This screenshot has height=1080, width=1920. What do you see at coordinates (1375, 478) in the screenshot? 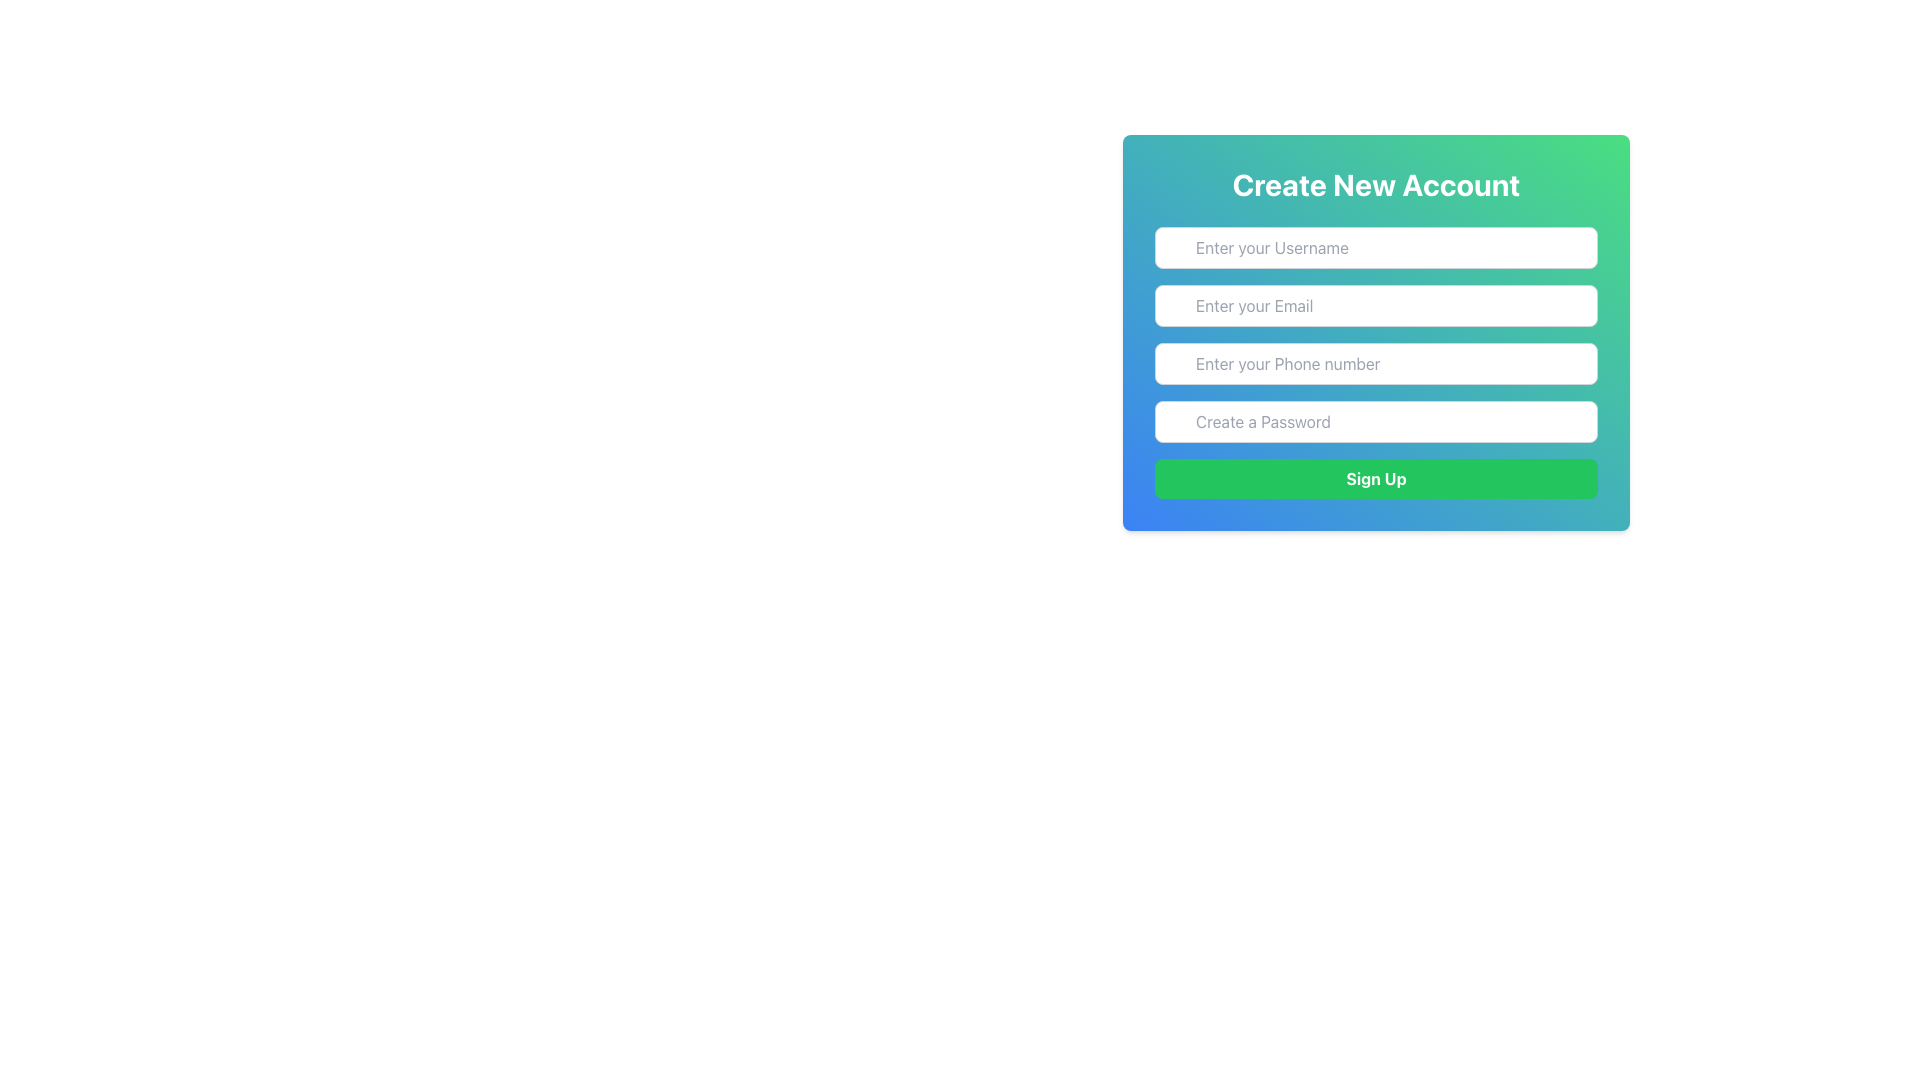
I see `the 'Sign Up' button, which is a rectangular button with rounded corners, a green background, and white bold text, located at the bottom of a form component` at bounding box center [1375, 478].